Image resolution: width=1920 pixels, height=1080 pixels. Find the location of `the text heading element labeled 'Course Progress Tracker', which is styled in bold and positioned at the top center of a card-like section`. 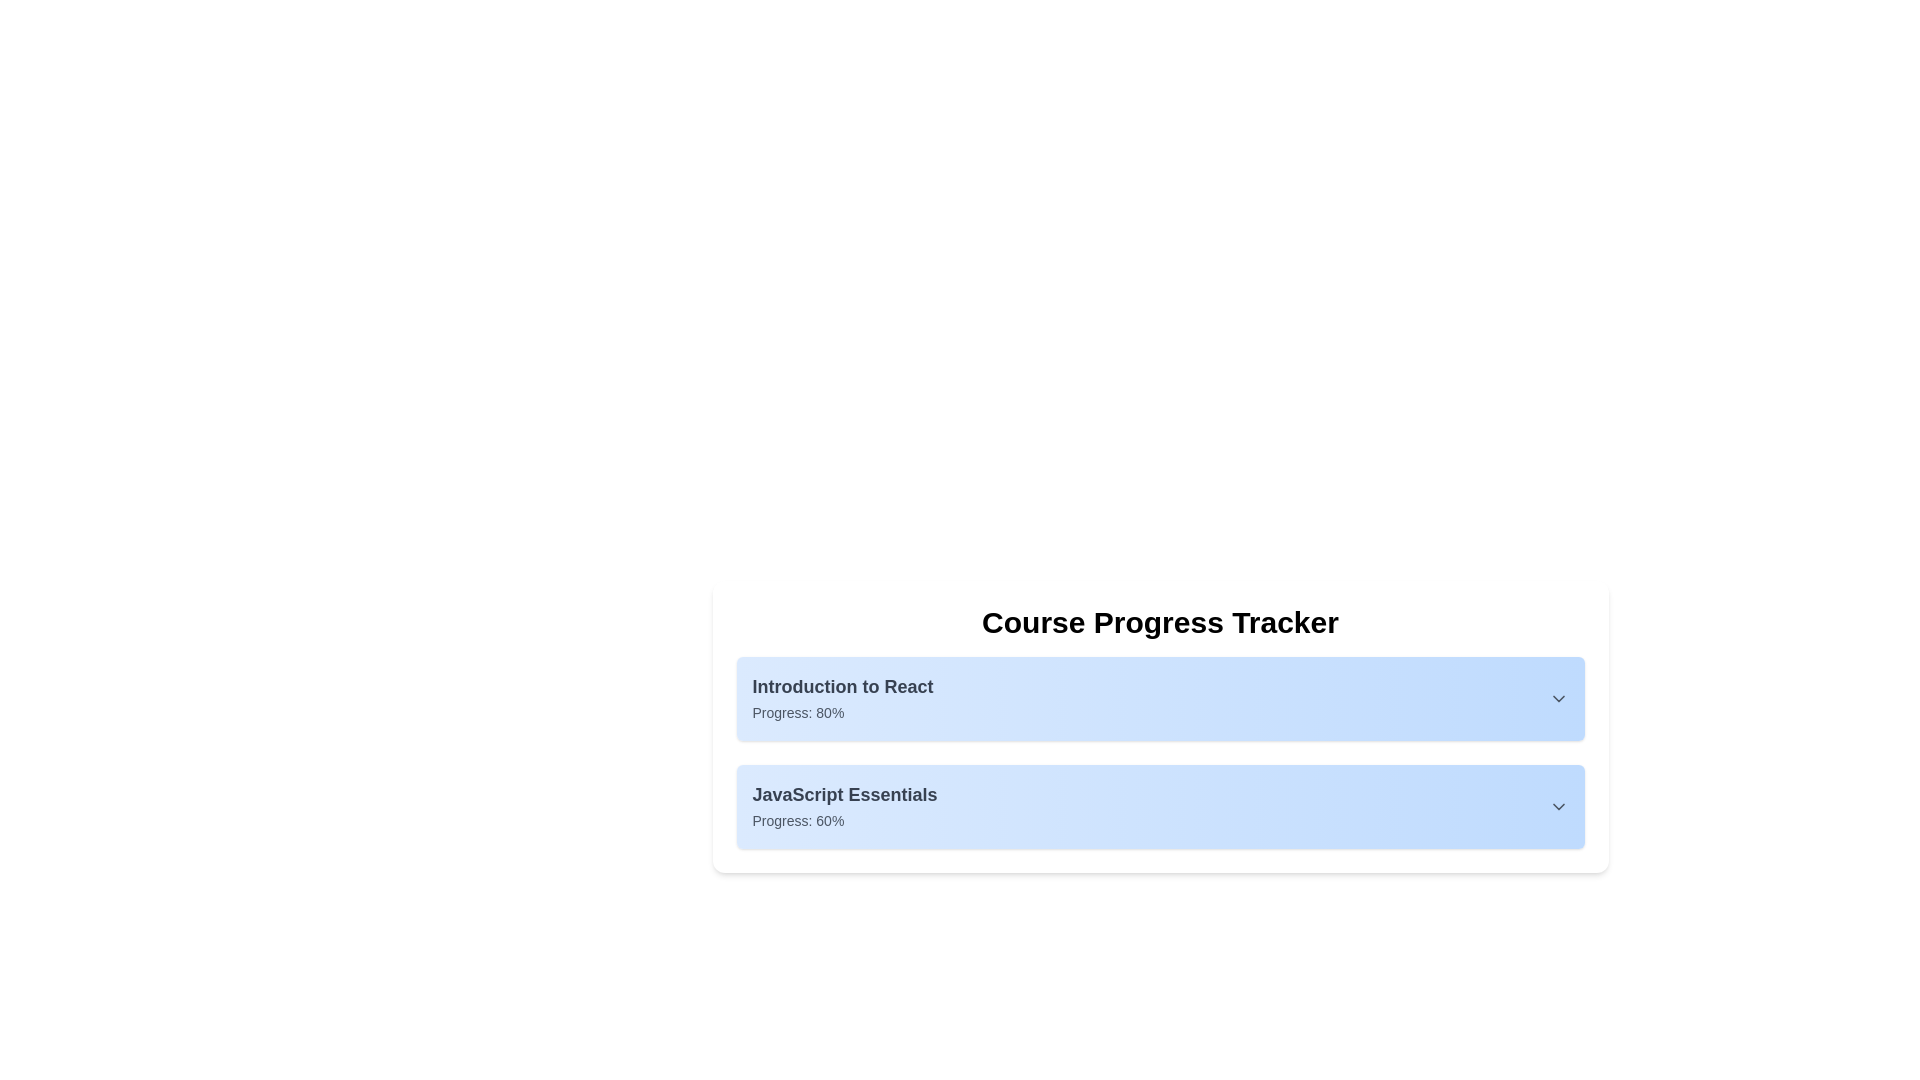

the text heading element labeled 'Course Progress Tracker', which is styled in bold and positioned at the top center of a card-like section is located at coordinates (1160, 622).